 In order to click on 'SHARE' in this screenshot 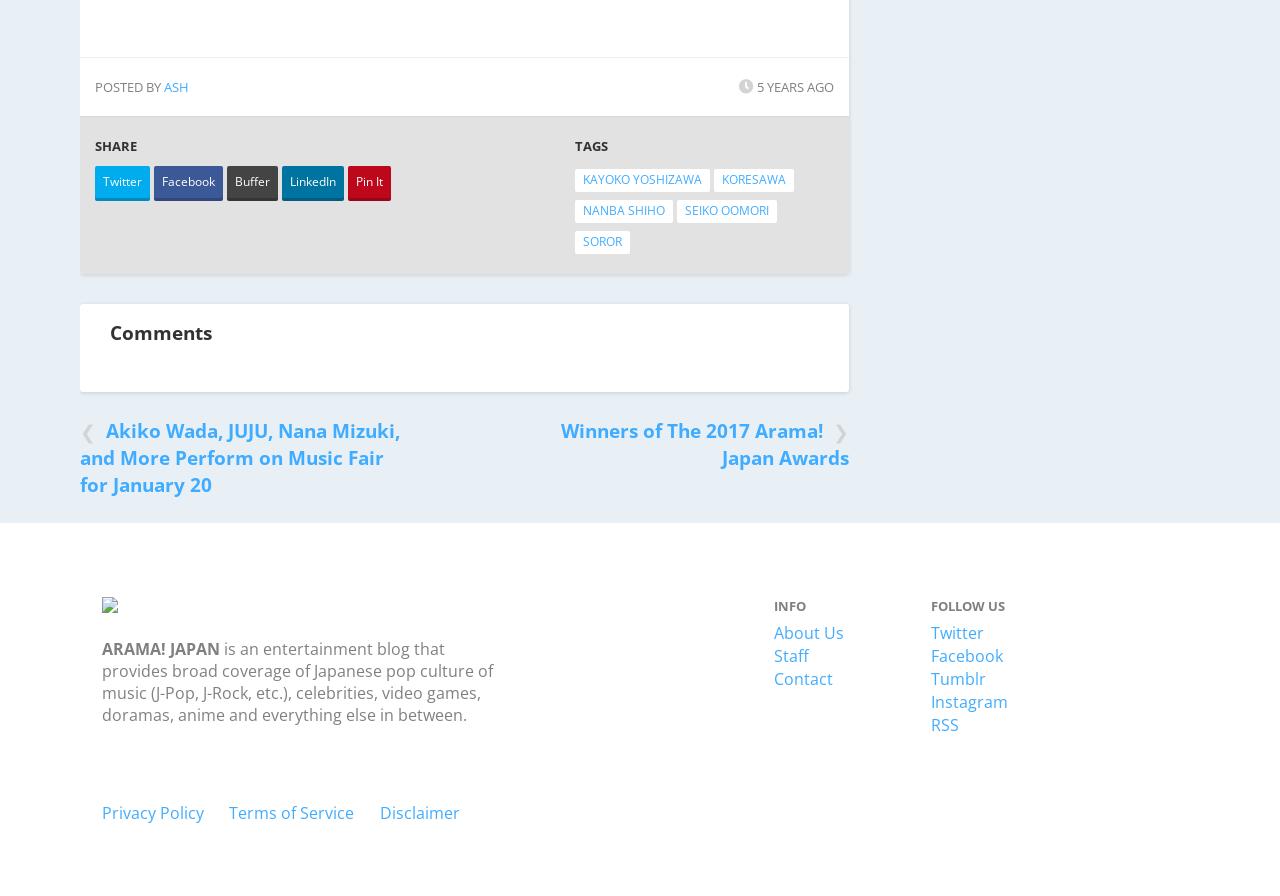, I will do `click(93, 145)`.